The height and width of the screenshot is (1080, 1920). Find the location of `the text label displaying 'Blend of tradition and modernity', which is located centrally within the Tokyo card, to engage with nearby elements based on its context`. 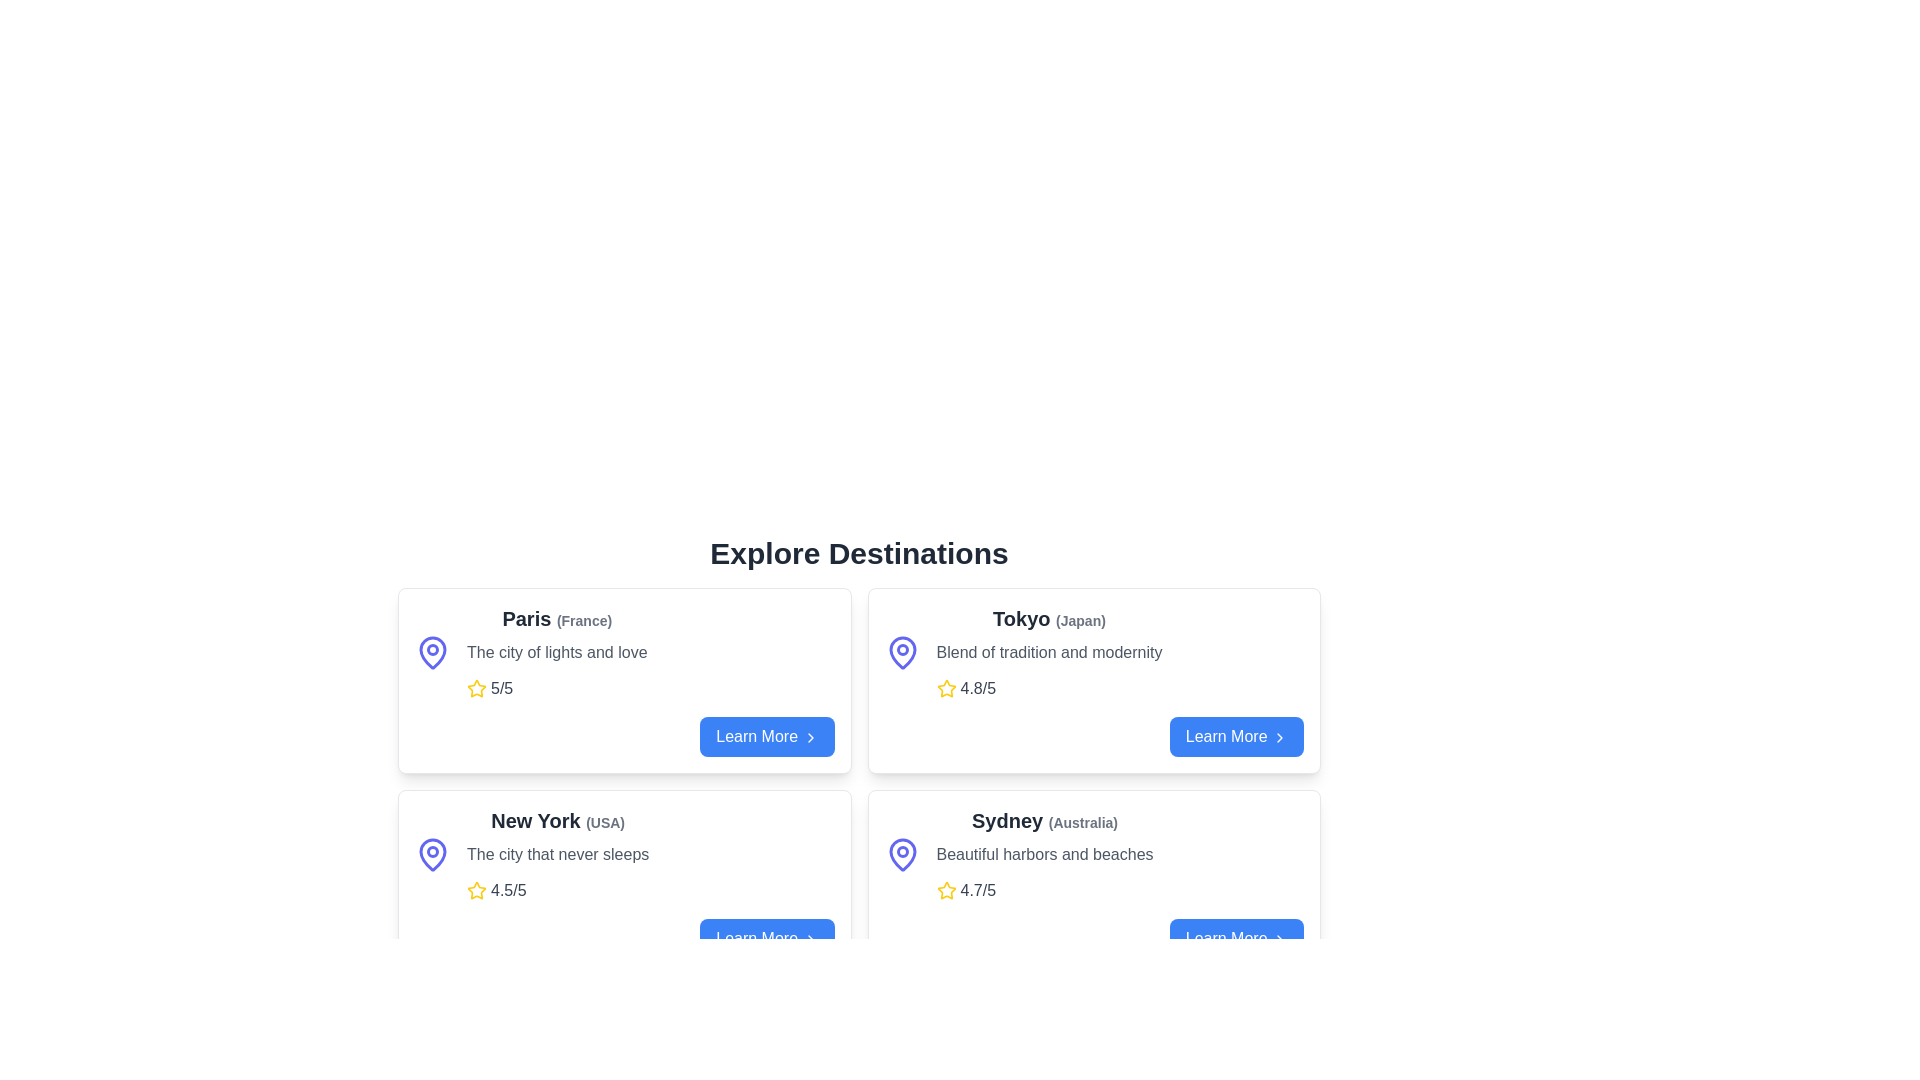

the text label displaying 'Blend of tradition and modernity', which is located centrally within the Tokyo card, to engage with nearby elements based on its context is located at coordinates (1048, 652).